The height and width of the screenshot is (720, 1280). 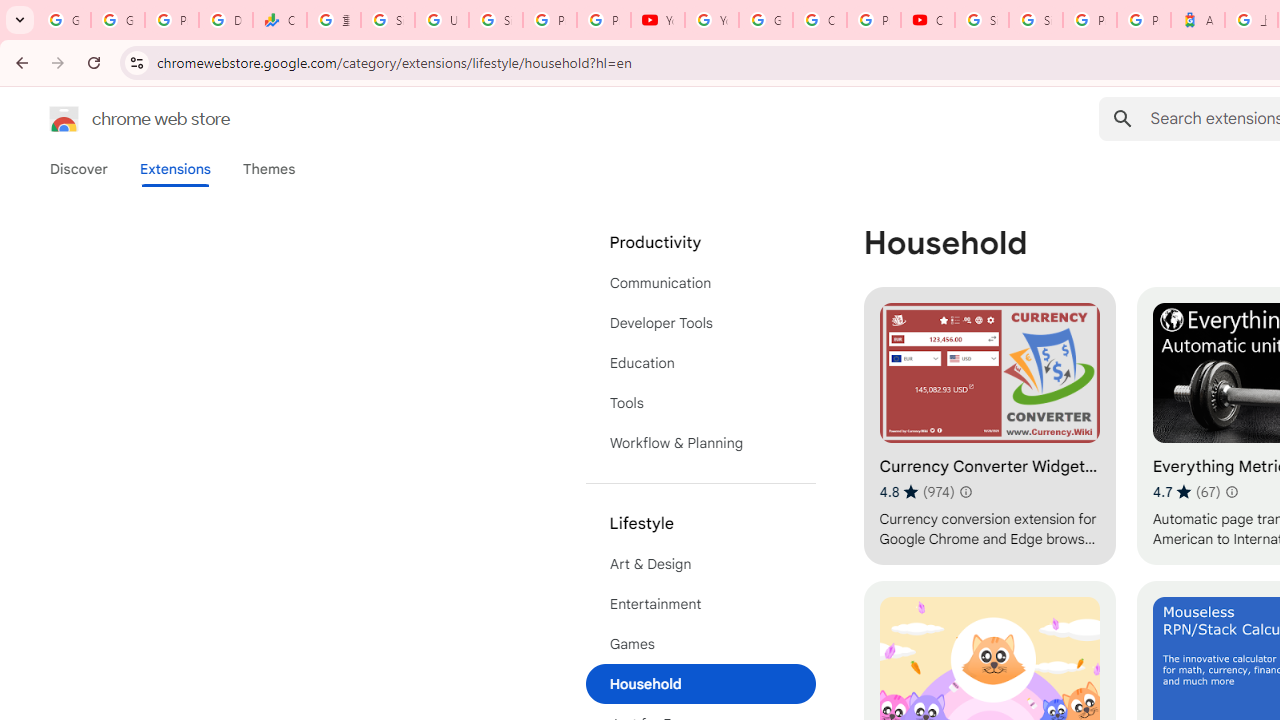 I want to click on 'Communication', so click(x=700, y=282).